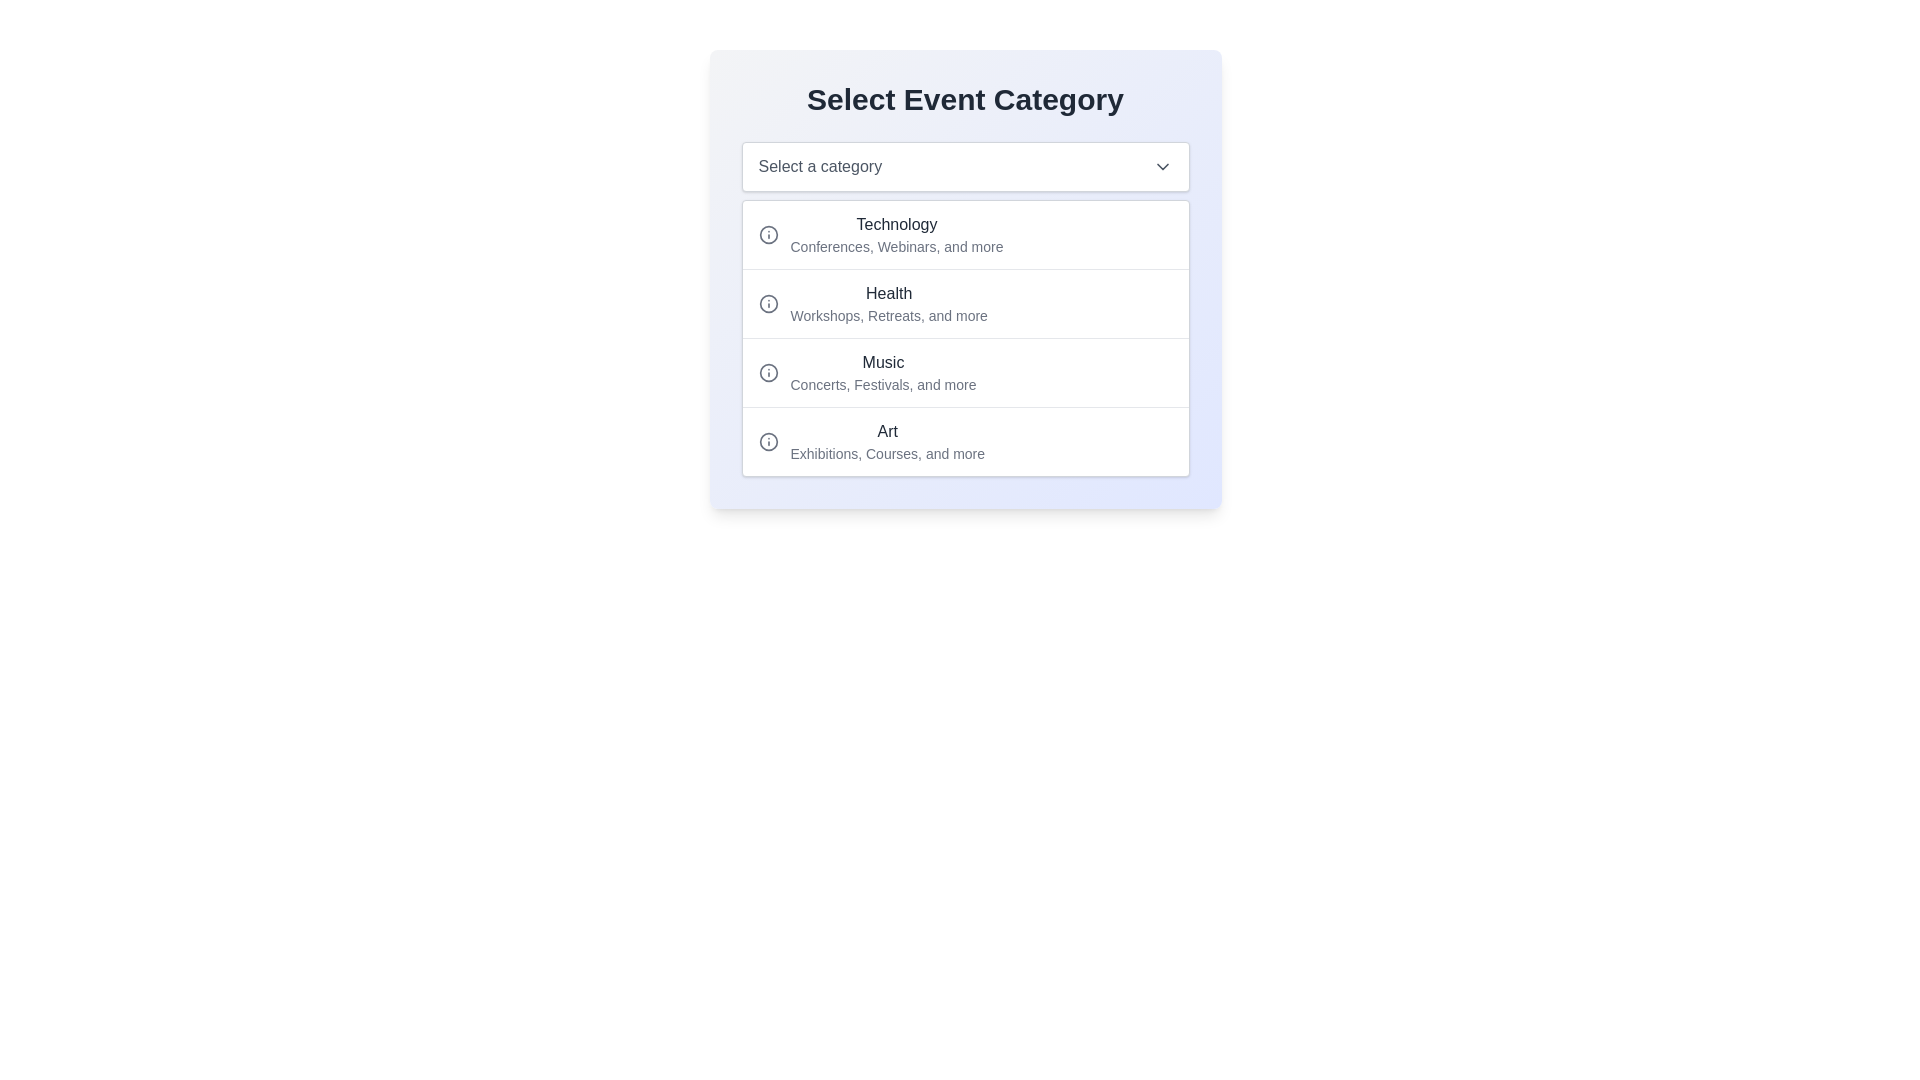 The image size is (1920, 1080). Describe the element at coordinates (965, 165) in the screenshot. I see `the dropdown selector labeled 'Select a category'` at that location.